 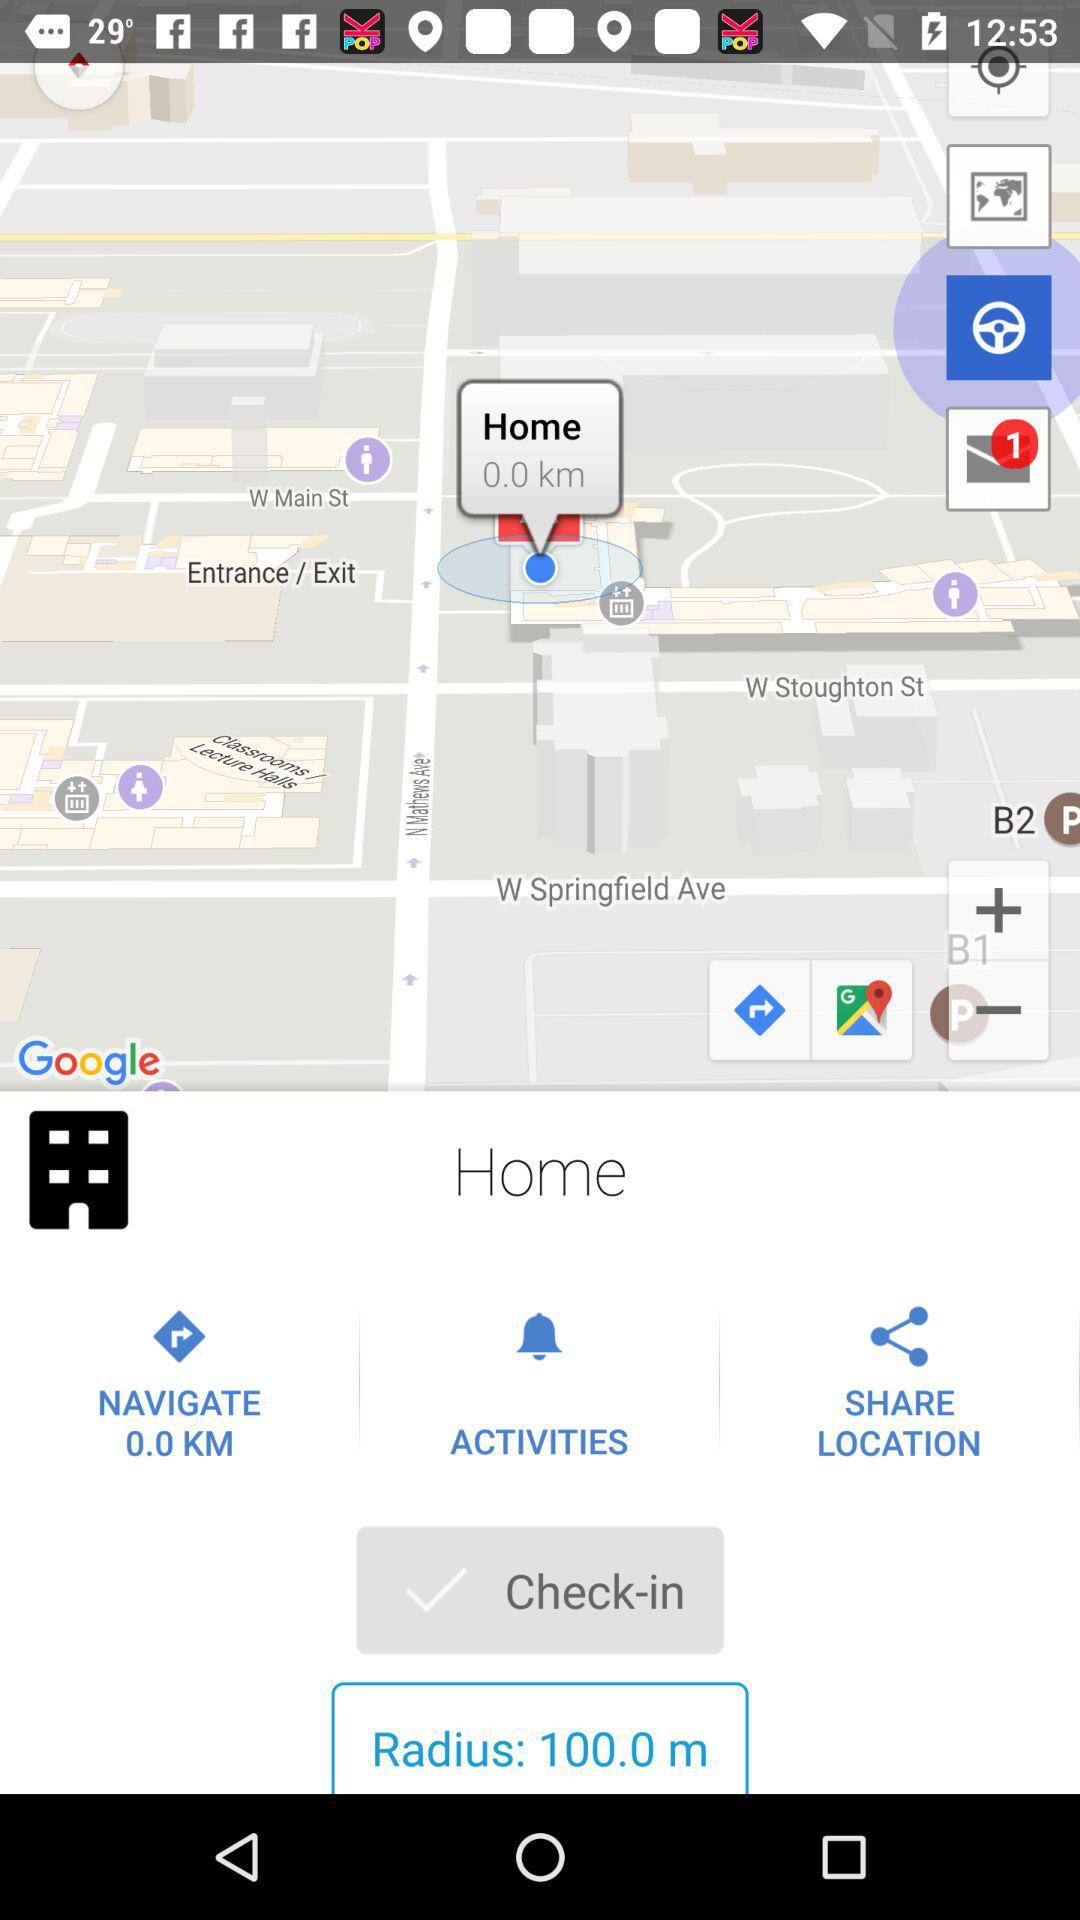 I want to click on the email icon, so click(x=998, y=458).